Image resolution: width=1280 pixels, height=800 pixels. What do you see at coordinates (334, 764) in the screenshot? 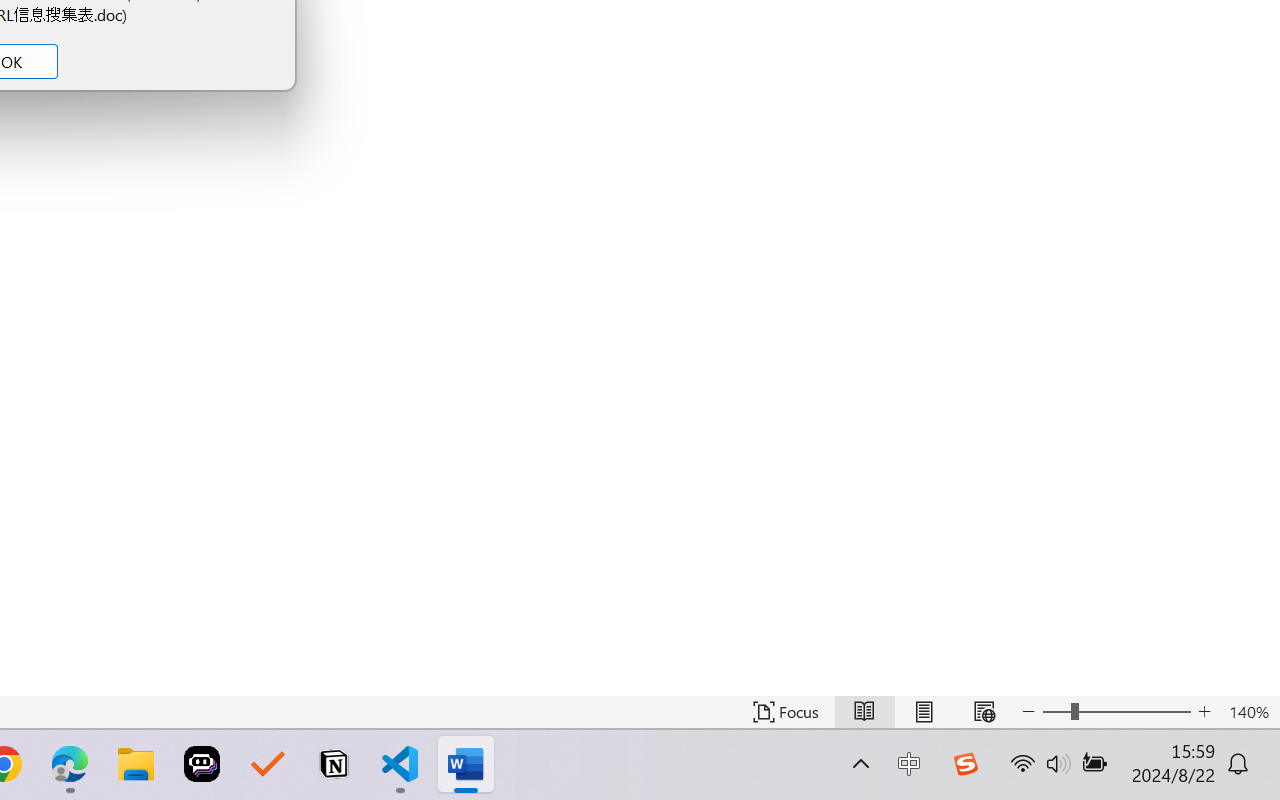
I see `'Notion'` at bounding box center [334, 764].